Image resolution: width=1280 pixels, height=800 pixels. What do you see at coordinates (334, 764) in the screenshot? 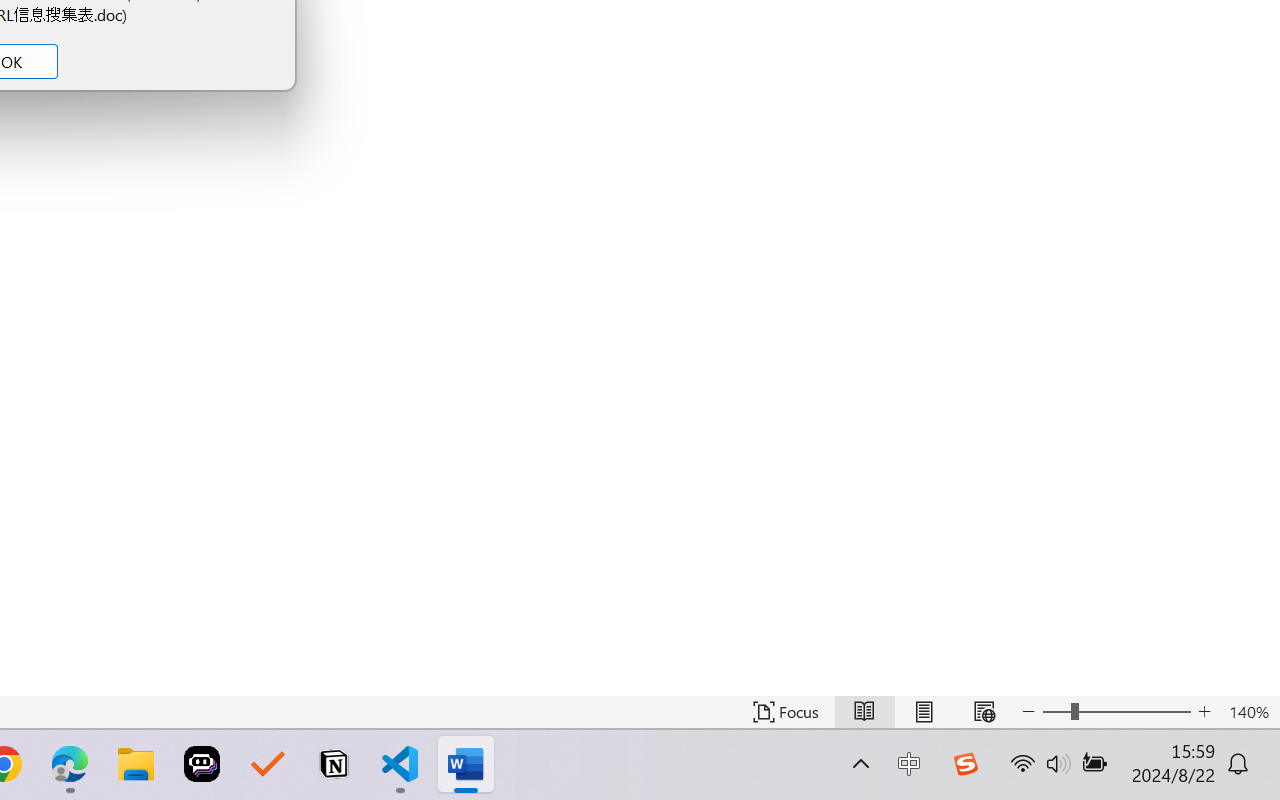
I see `'Notion'` at bounding box center [334, 764].